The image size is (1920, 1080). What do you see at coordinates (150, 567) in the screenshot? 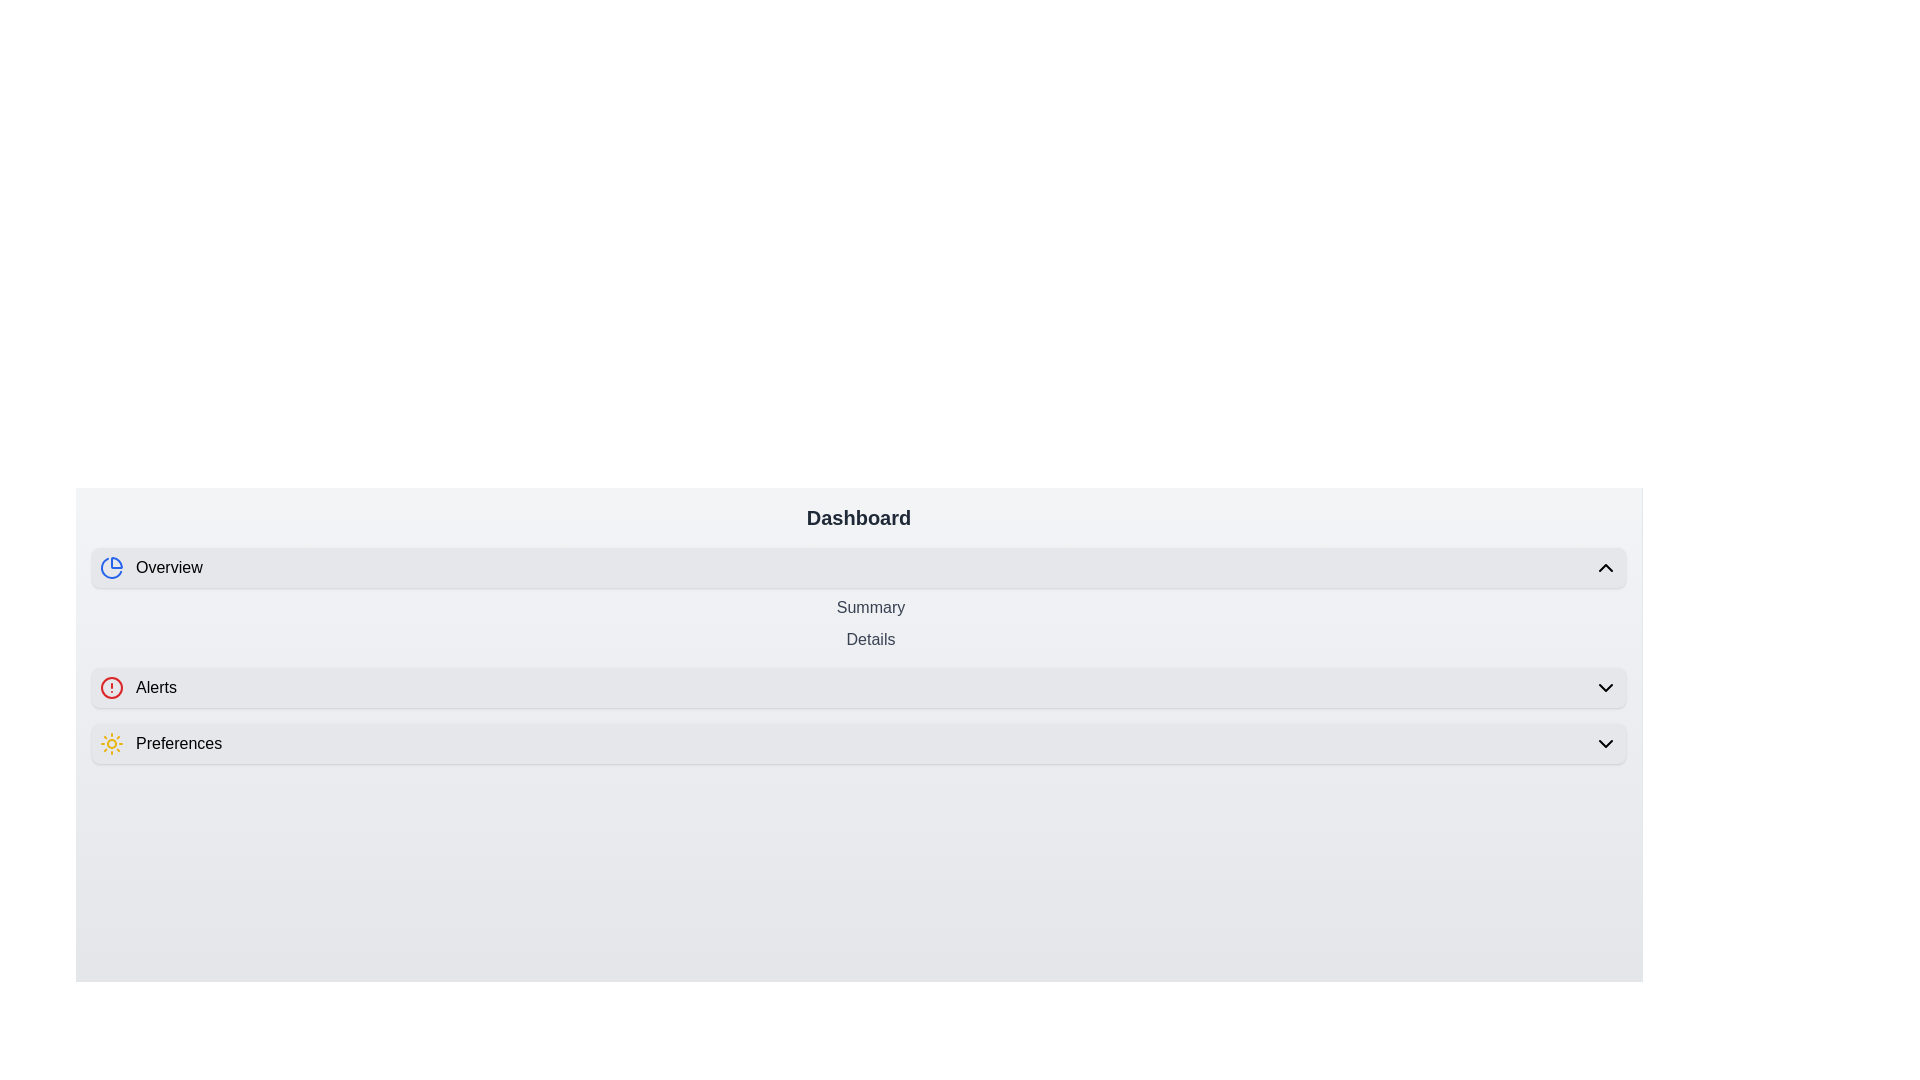
I see `the 'Overview' label, which has a blue pie chart icon on its left side` at bounding box center [150, 567].